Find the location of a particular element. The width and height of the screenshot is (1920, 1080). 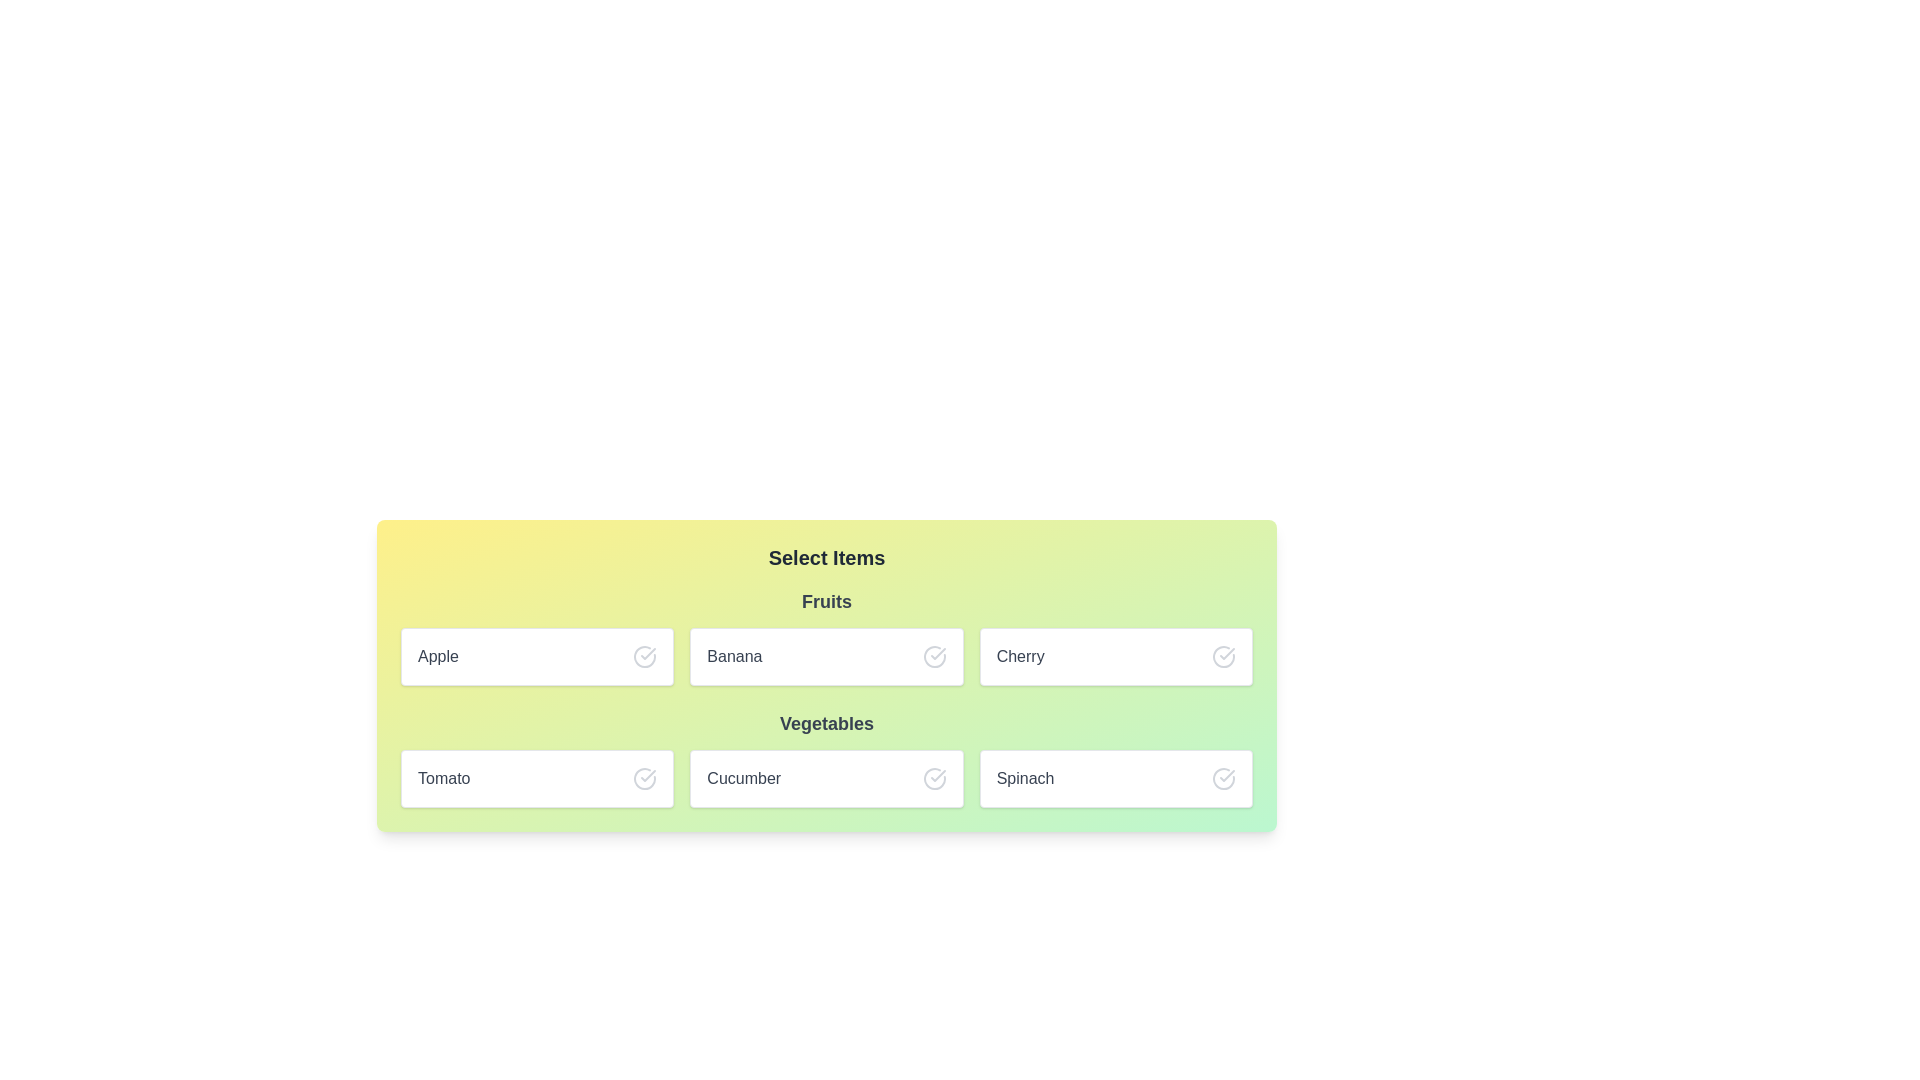

the selection confirmation icon next to the 'Tomato' label is located at coordinates (645, 778).